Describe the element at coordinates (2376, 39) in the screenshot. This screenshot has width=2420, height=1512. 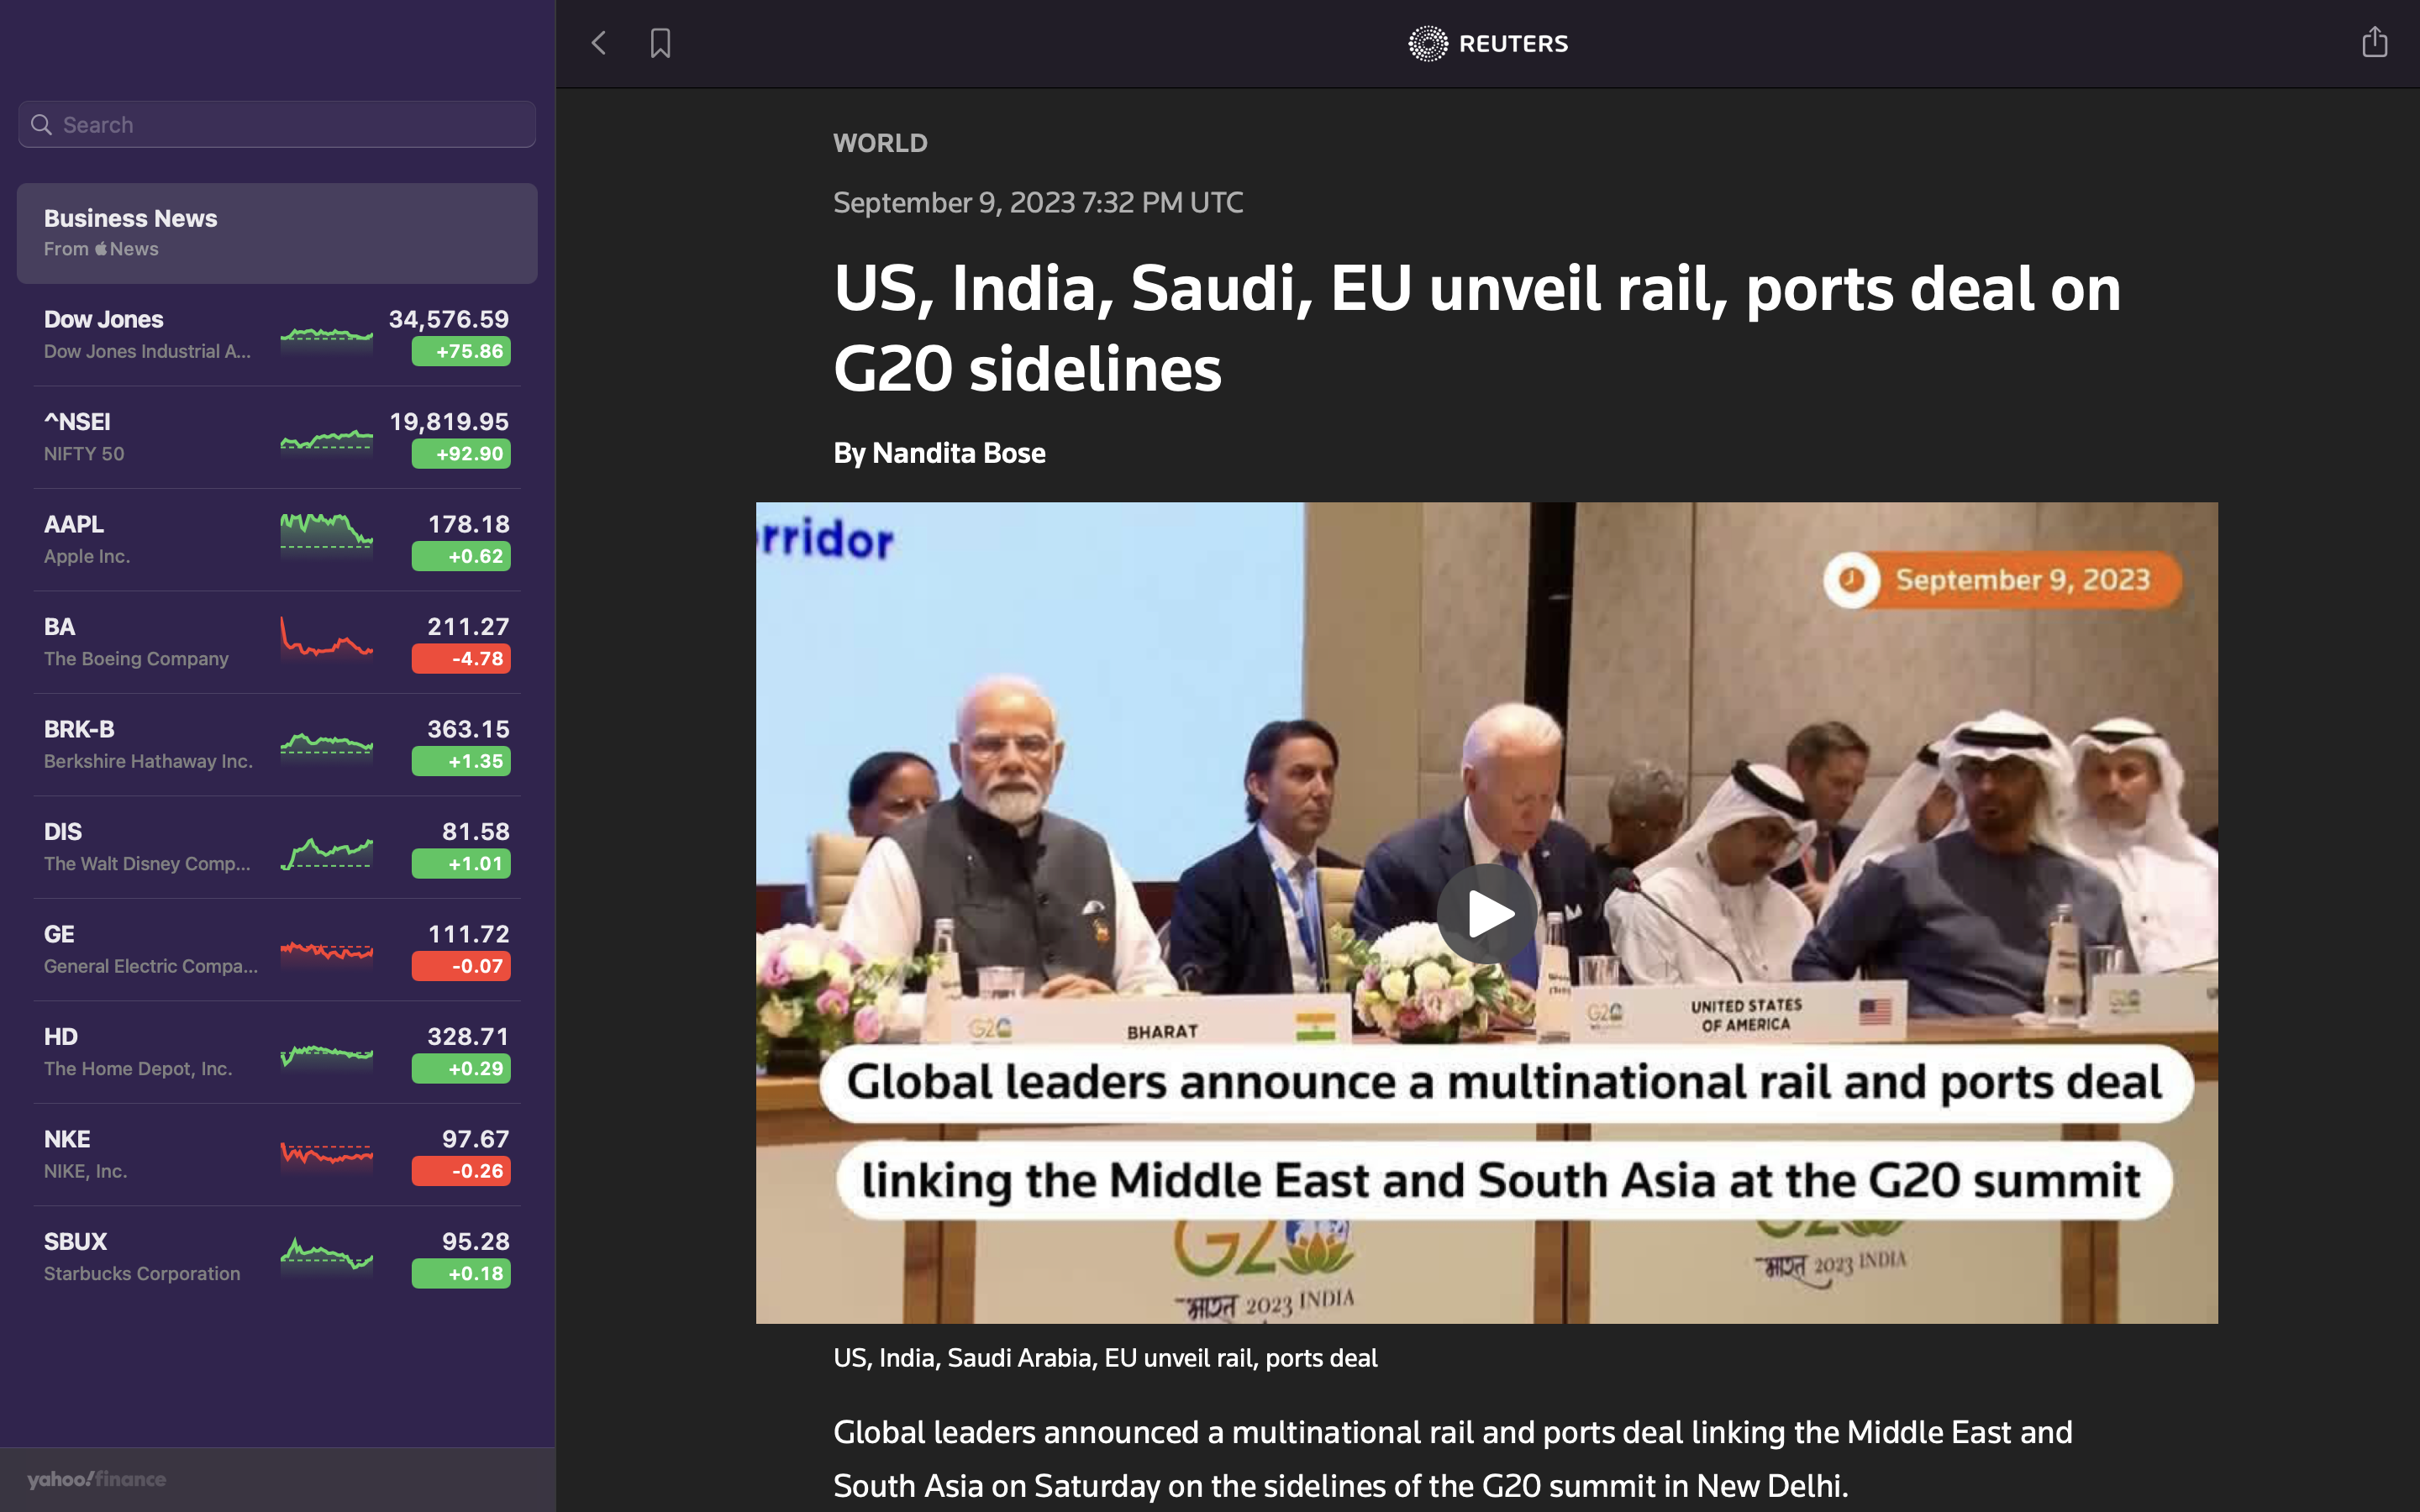
I see `Disseminate recent news update through your Twitter profile` at that location.